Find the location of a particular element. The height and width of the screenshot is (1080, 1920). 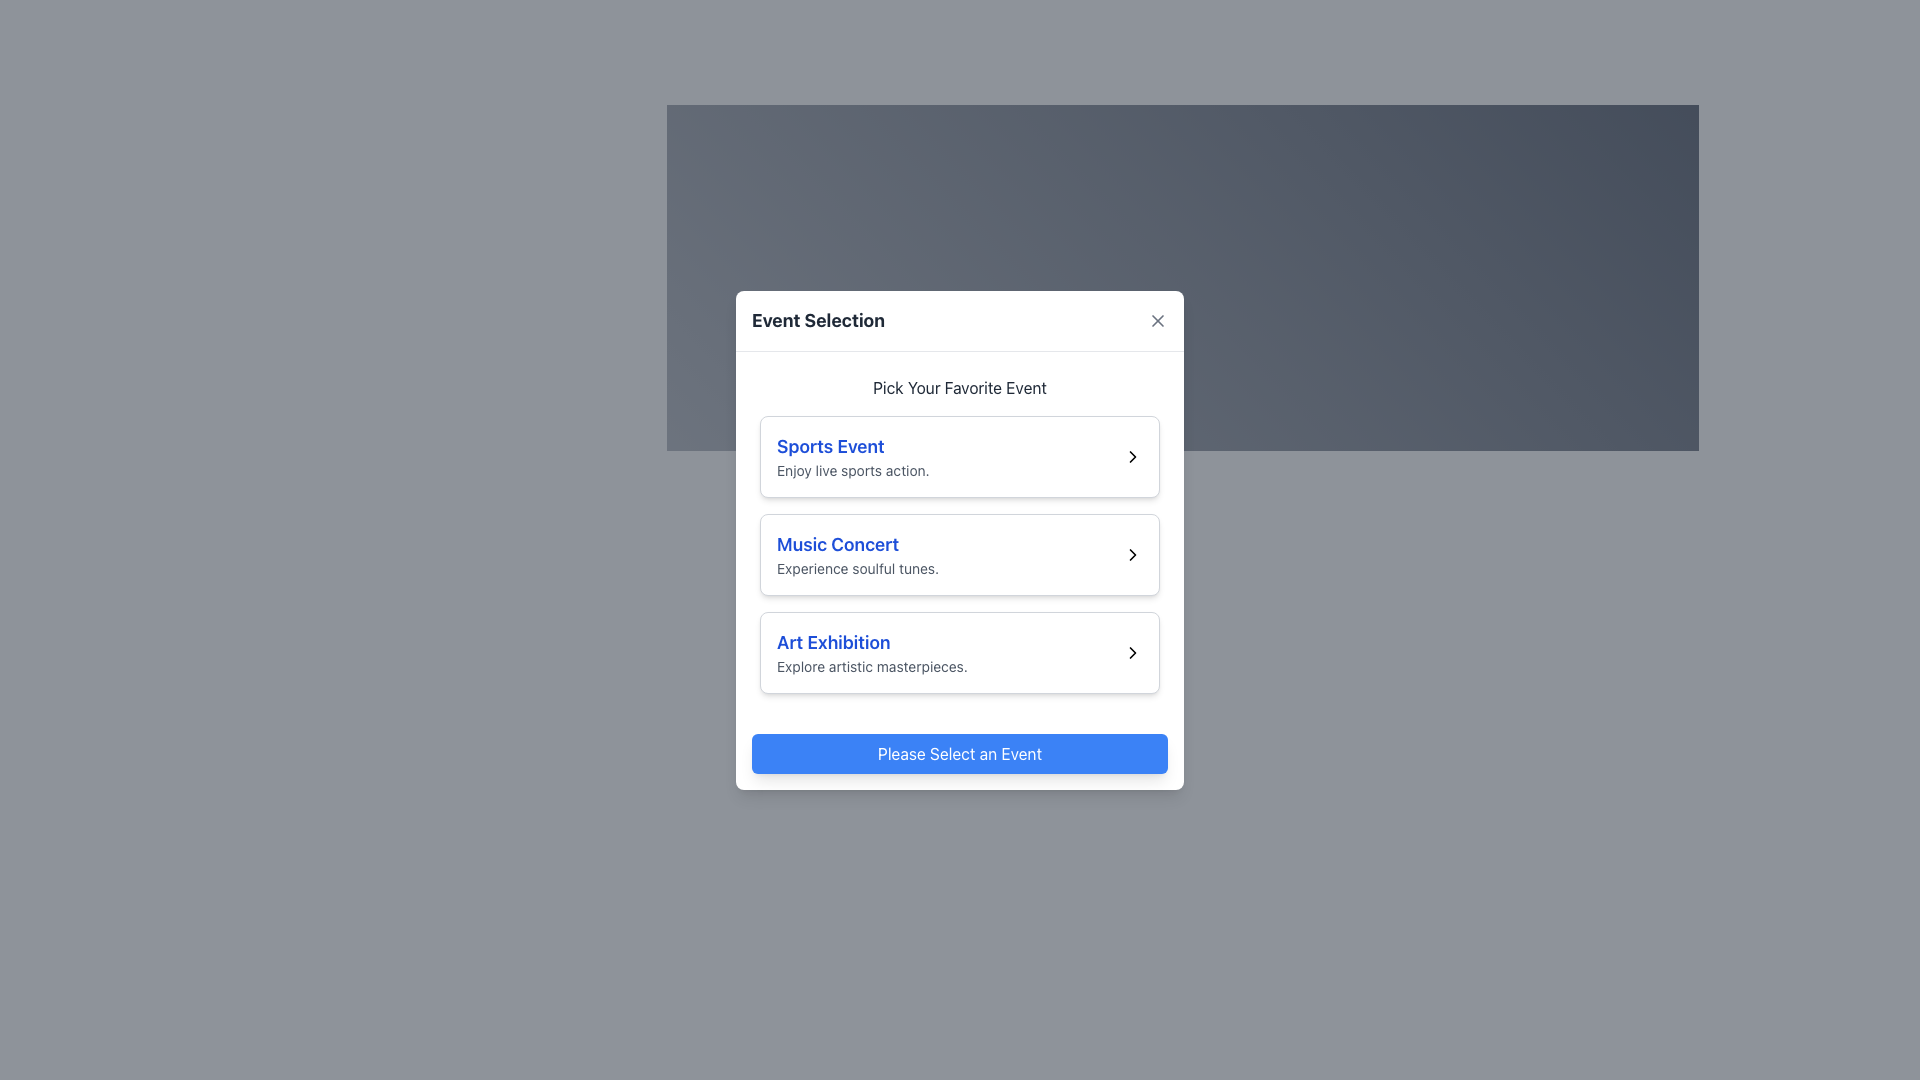

the rectangular button with a blue background and white text reading 'Please Select an Event' to trigger the hover effect is located at coordinates (960, 753).